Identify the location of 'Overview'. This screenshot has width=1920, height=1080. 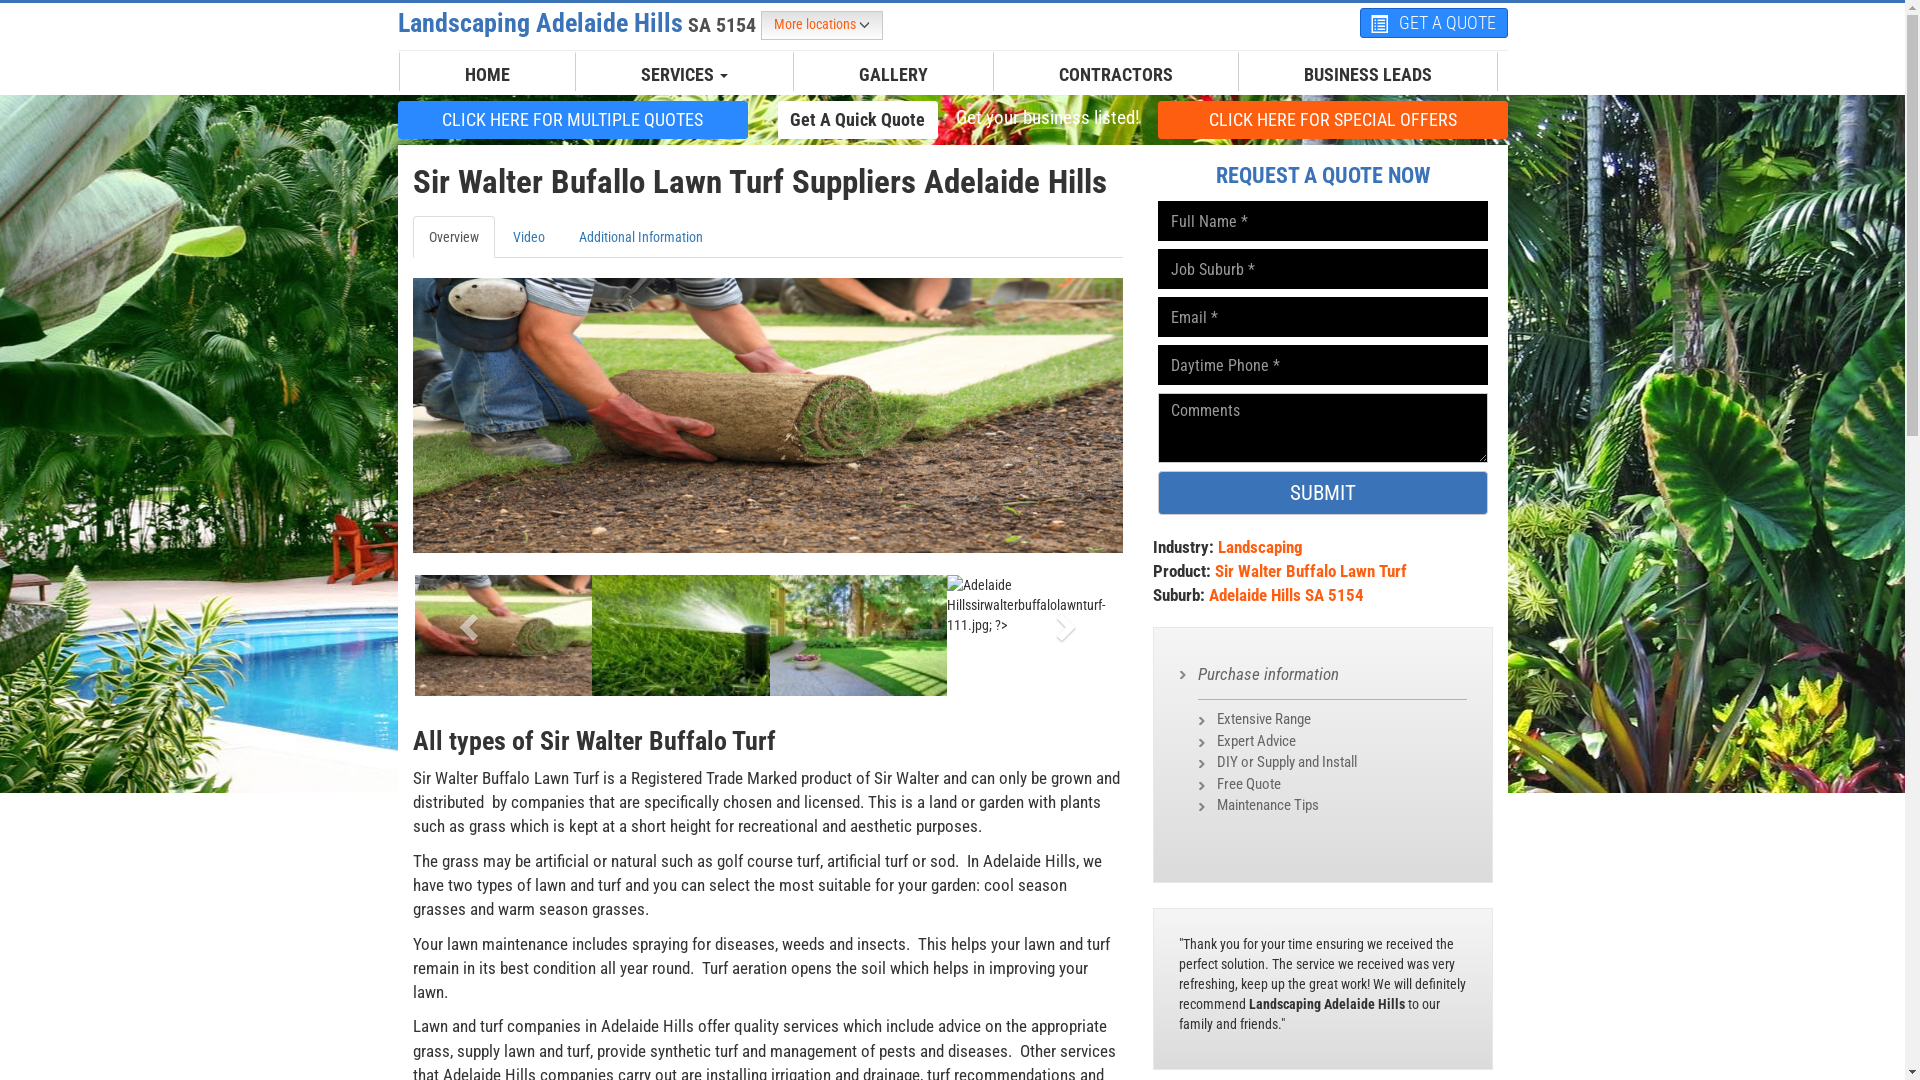
(451, 235).